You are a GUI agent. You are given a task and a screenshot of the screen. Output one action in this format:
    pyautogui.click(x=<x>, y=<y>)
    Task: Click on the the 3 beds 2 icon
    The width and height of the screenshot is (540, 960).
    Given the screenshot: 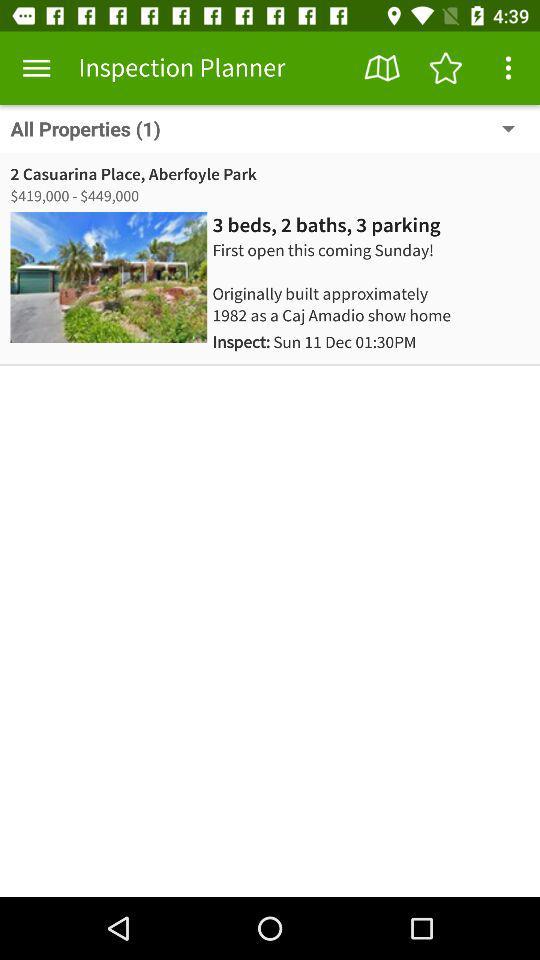 What is the action you would take?
    pyautogui.click(x=326, y=225)
    